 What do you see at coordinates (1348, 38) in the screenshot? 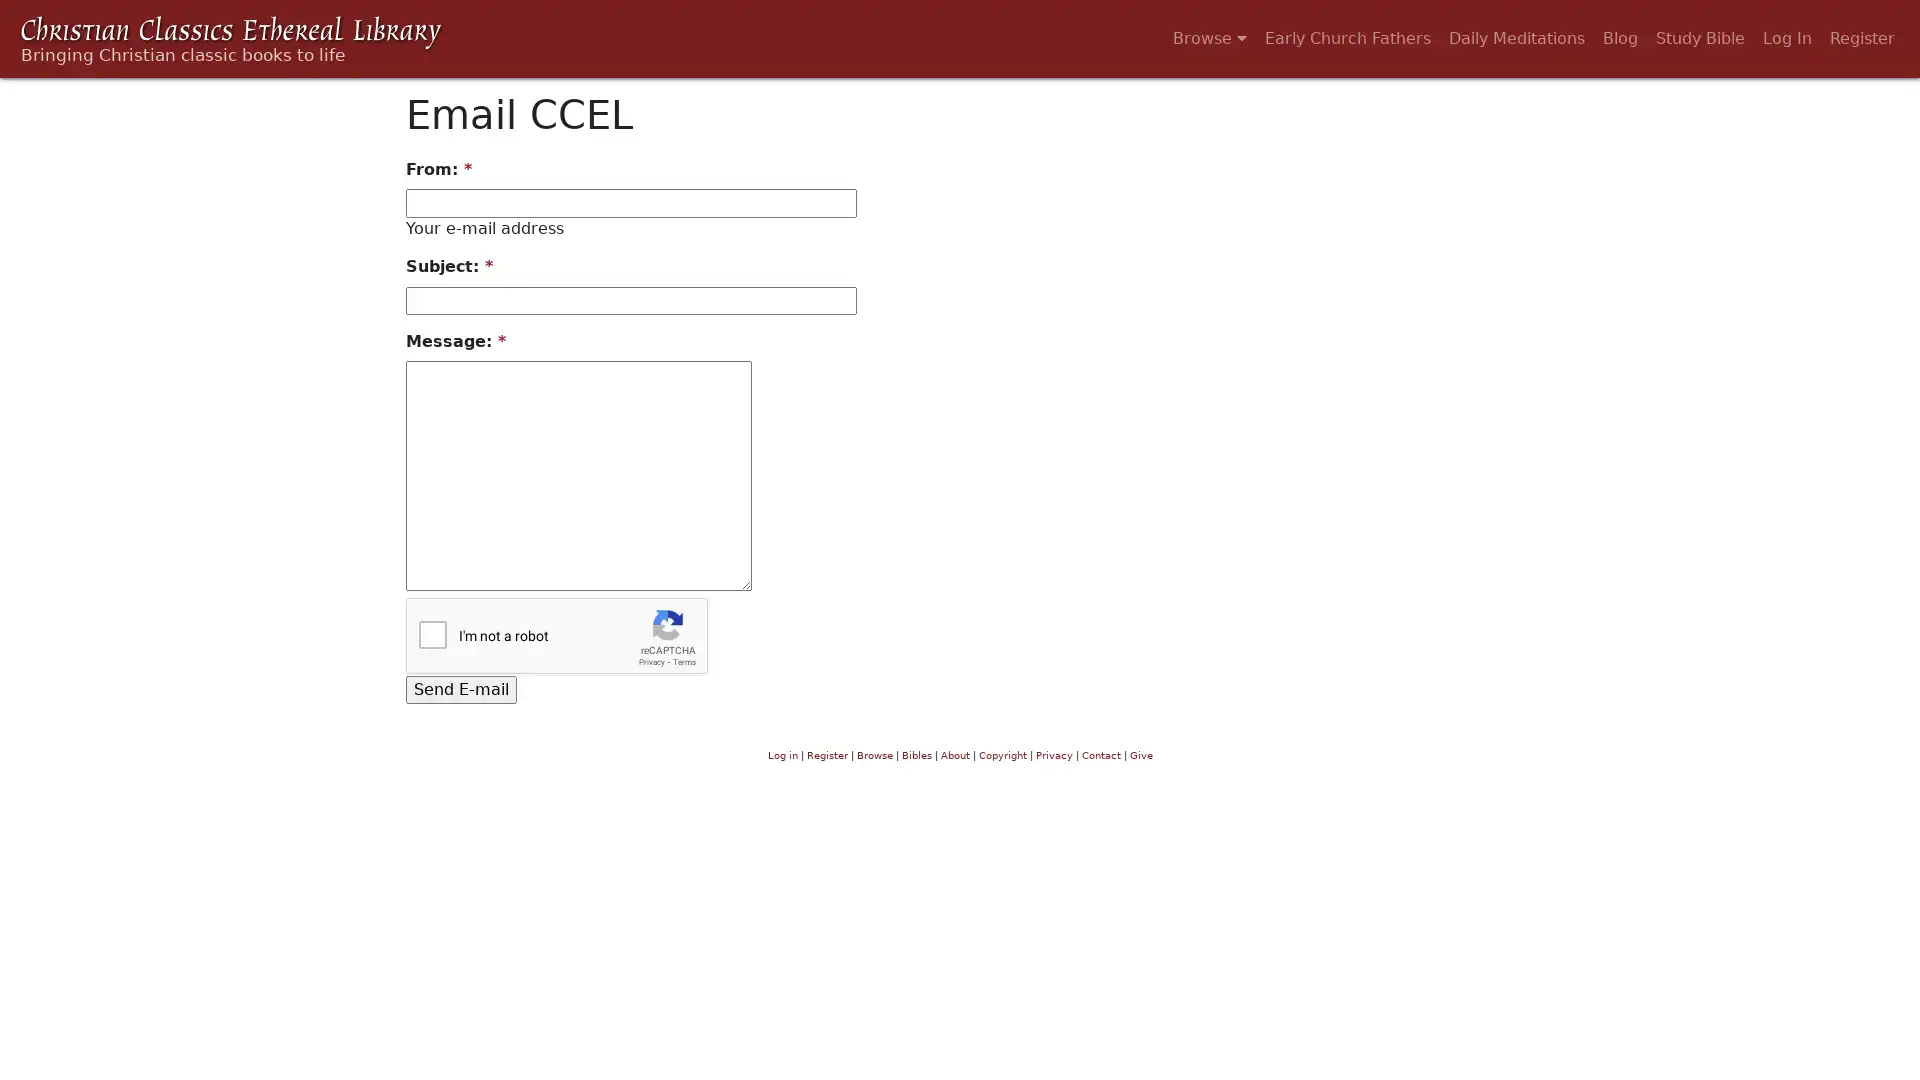
I see `Early Church Fathers` at bounding box center [1348, 38].